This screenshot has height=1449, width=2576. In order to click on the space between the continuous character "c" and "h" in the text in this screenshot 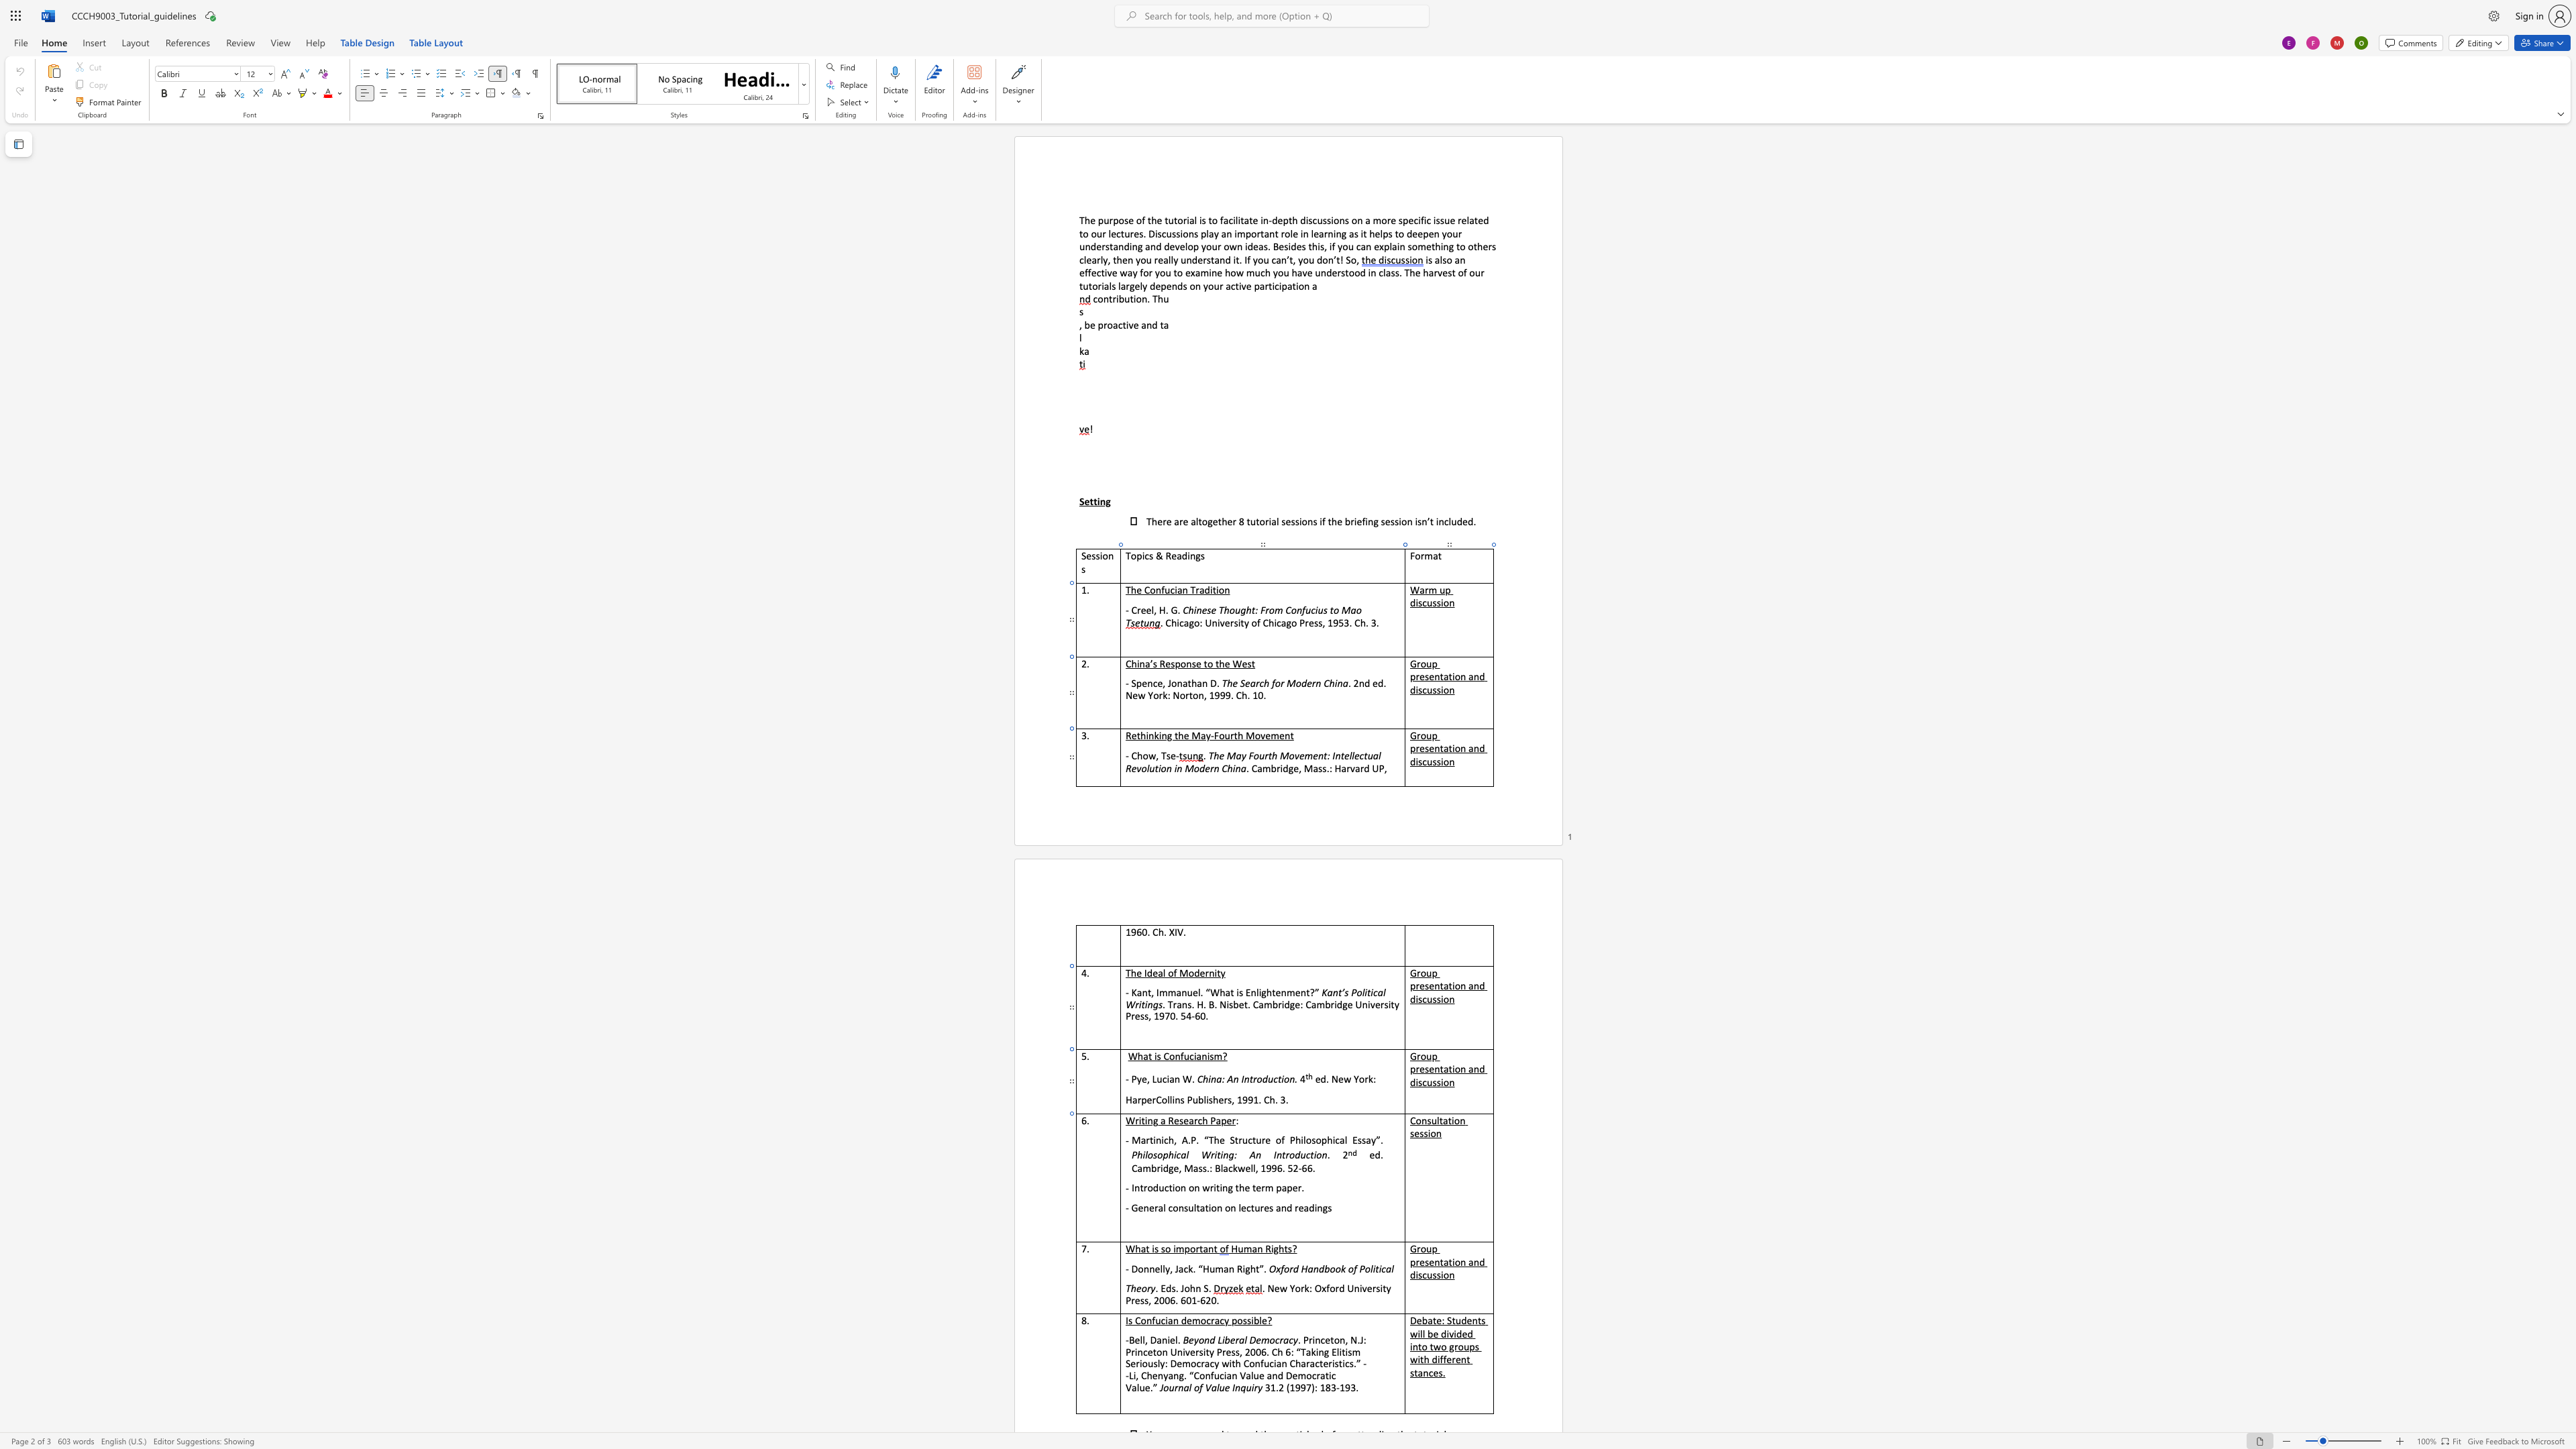, I will do `click(1201, 1120)`.